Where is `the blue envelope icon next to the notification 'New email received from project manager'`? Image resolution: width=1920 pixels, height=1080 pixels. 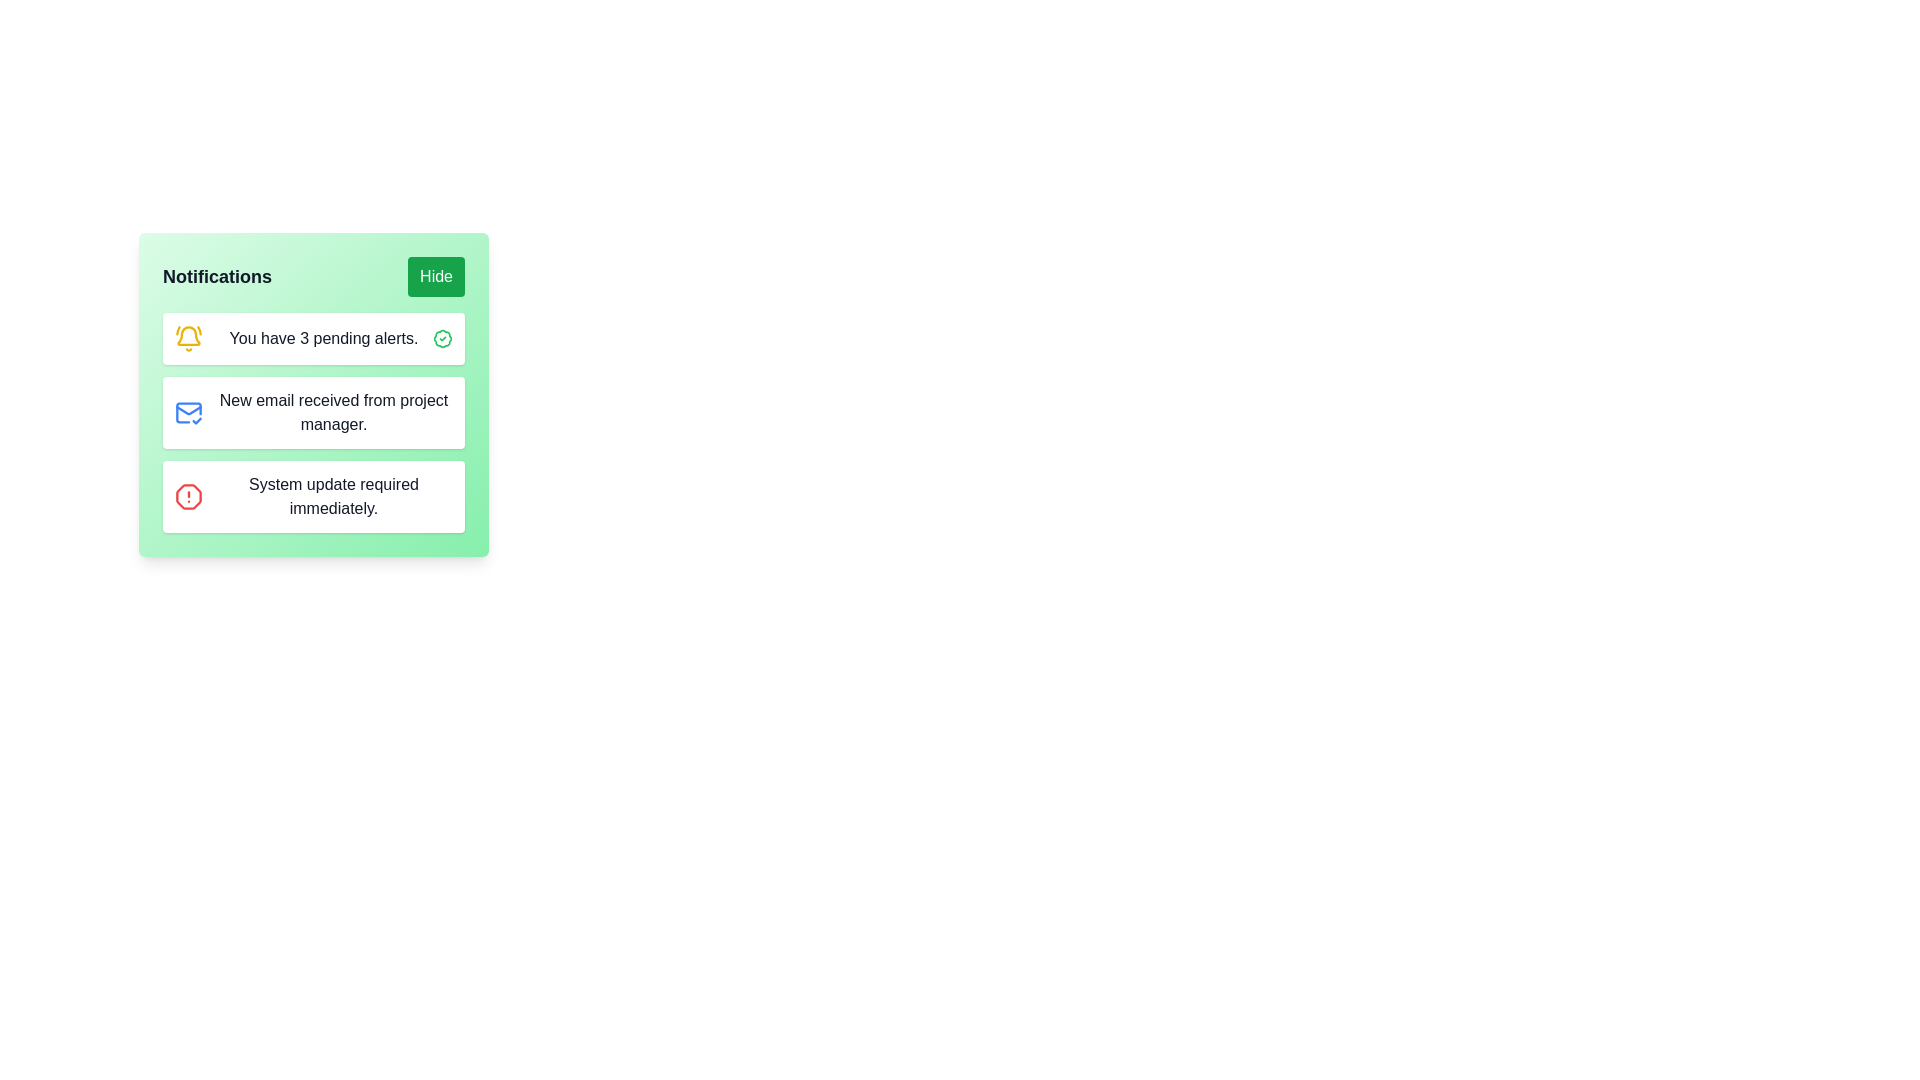 the blue envelope icon next to the notification 'New email received from project manager' is located at coordinates (188, 411).